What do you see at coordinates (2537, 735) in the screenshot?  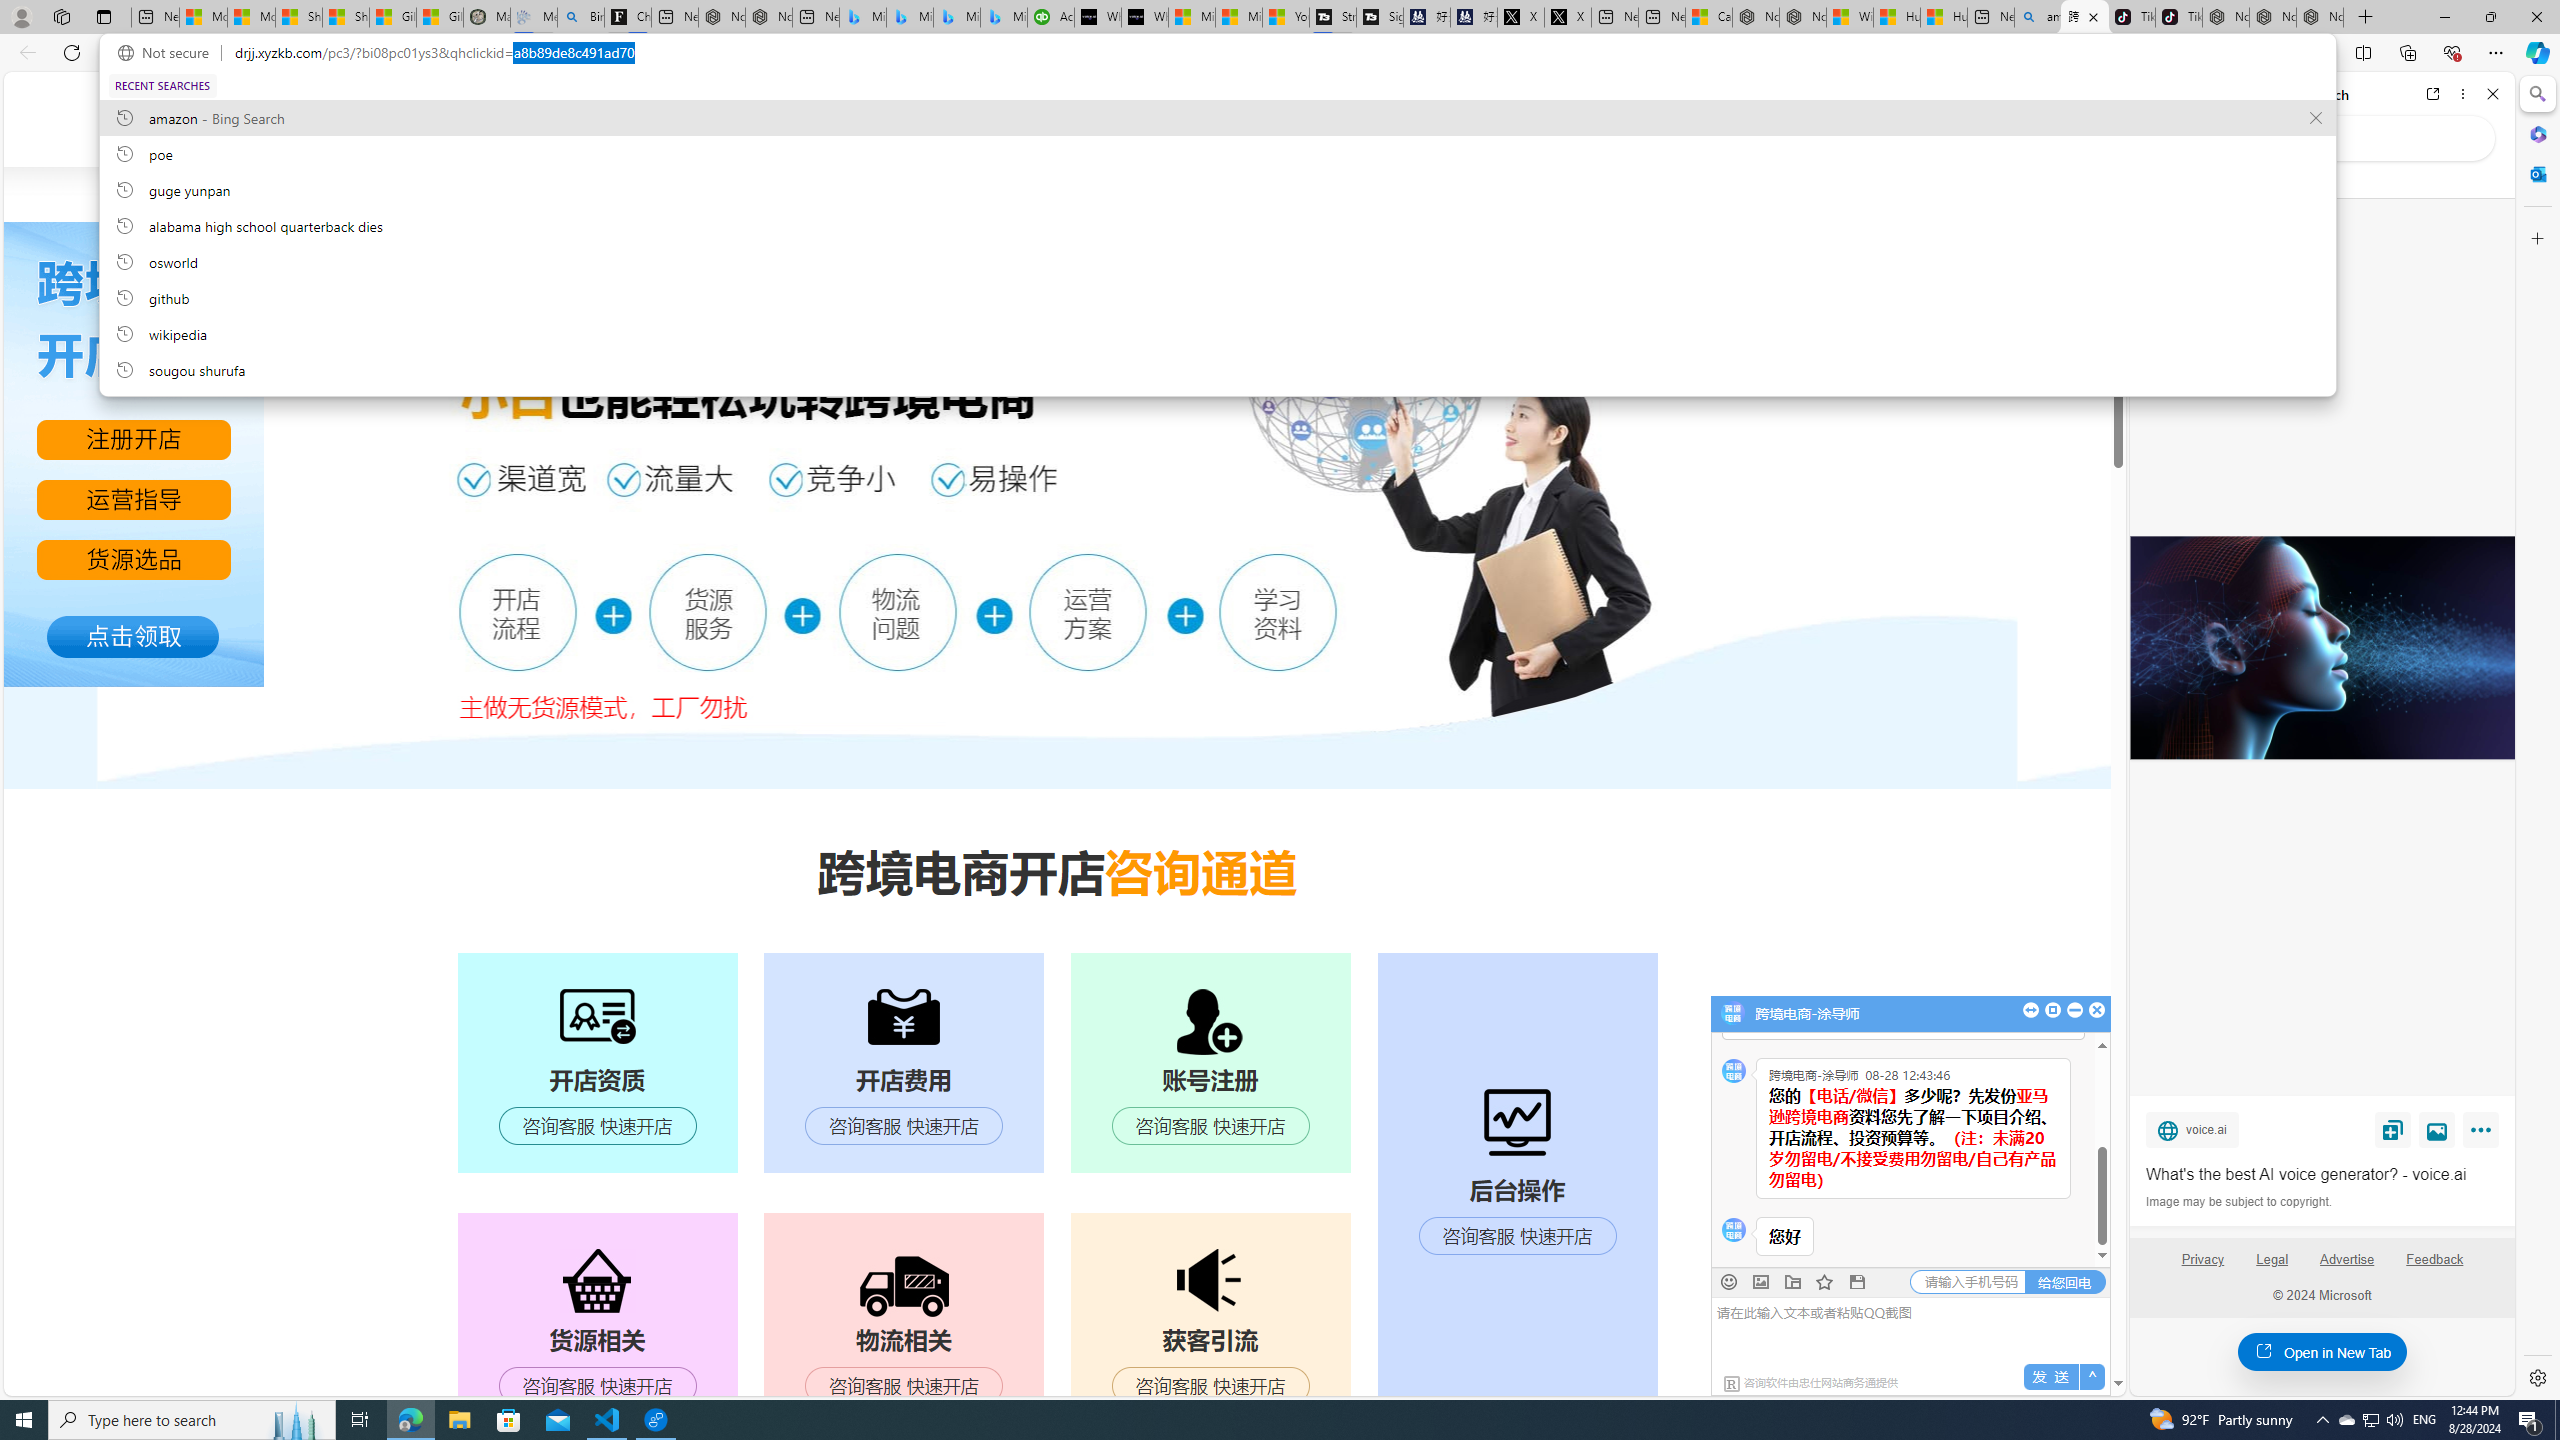 I see `'Side bar'` at bounding box center [2537, 735].